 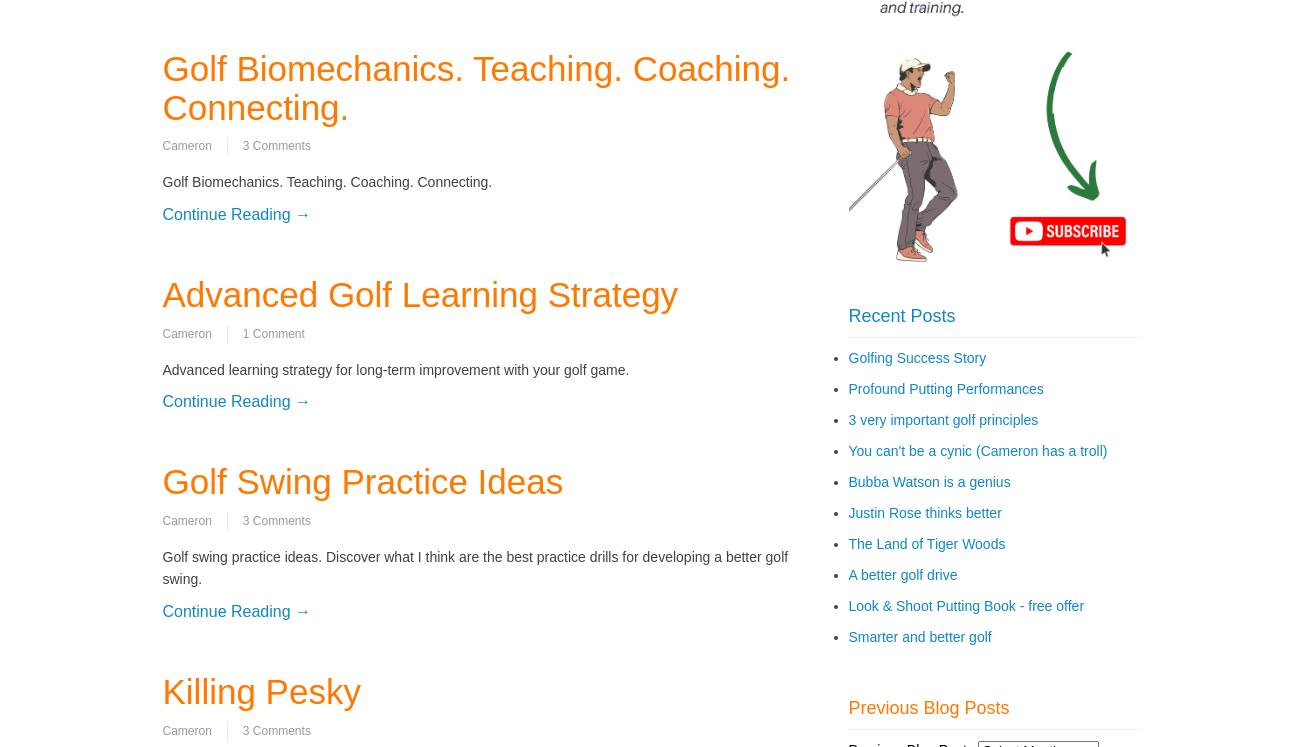 I want to click on 'Advanced Golf Learning Strategy', so click(x=420, y=293).